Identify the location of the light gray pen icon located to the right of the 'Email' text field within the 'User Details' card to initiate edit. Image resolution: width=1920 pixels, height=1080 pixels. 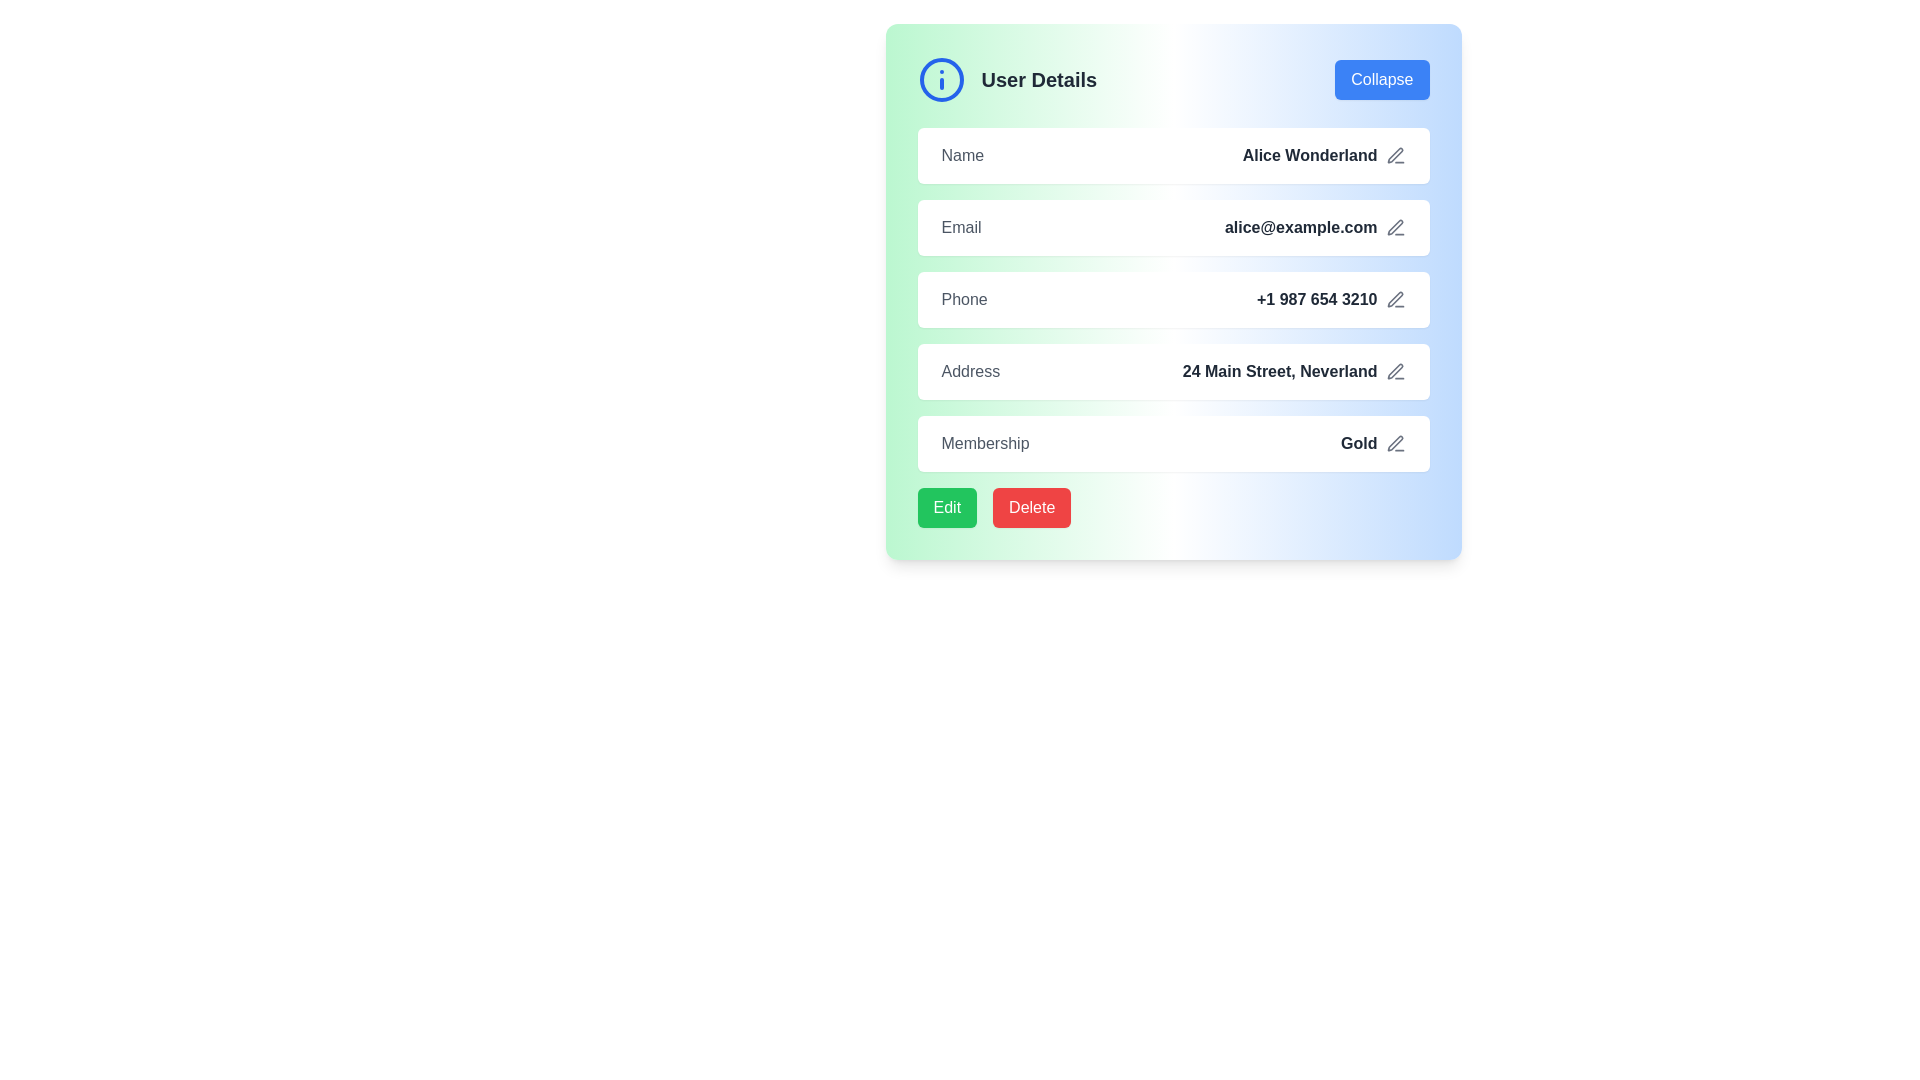
(1394, 226).